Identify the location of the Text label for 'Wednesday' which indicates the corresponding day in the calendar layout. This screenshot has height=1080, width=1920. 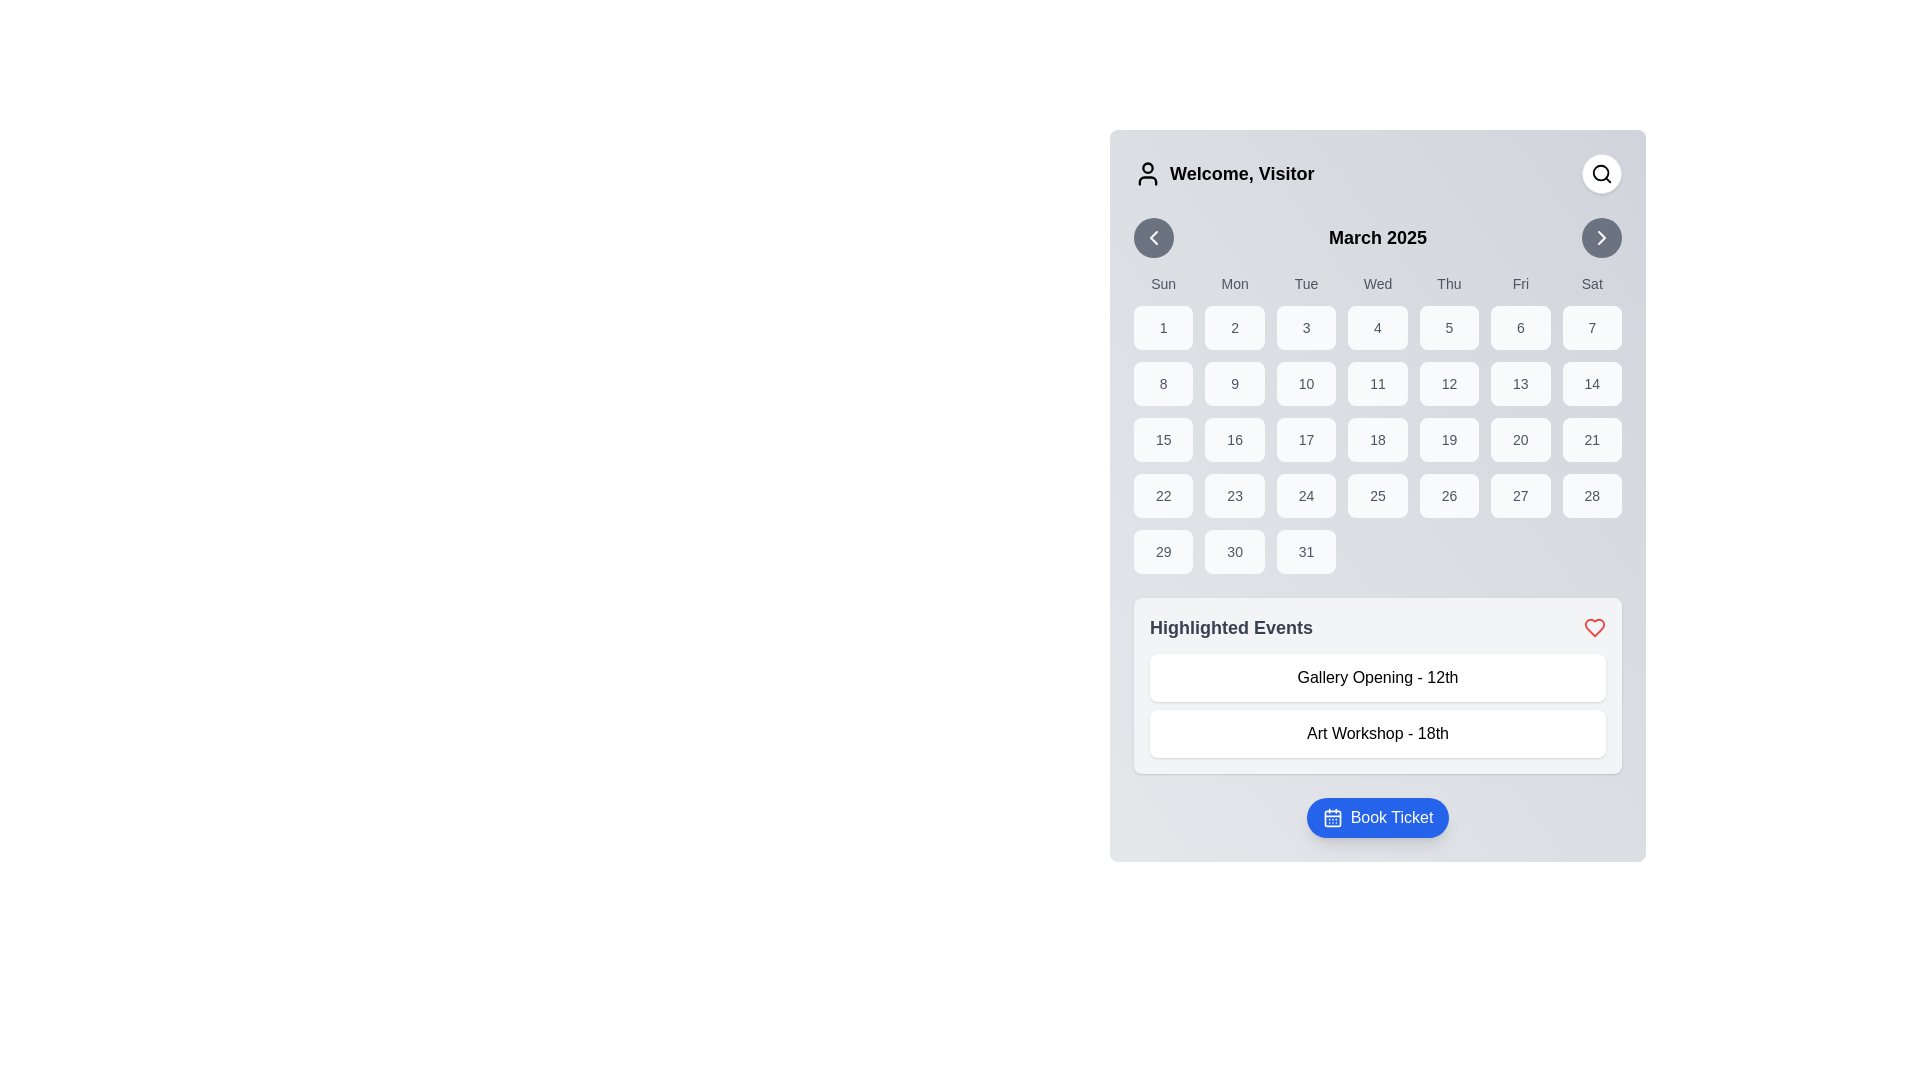
(1376, 284).